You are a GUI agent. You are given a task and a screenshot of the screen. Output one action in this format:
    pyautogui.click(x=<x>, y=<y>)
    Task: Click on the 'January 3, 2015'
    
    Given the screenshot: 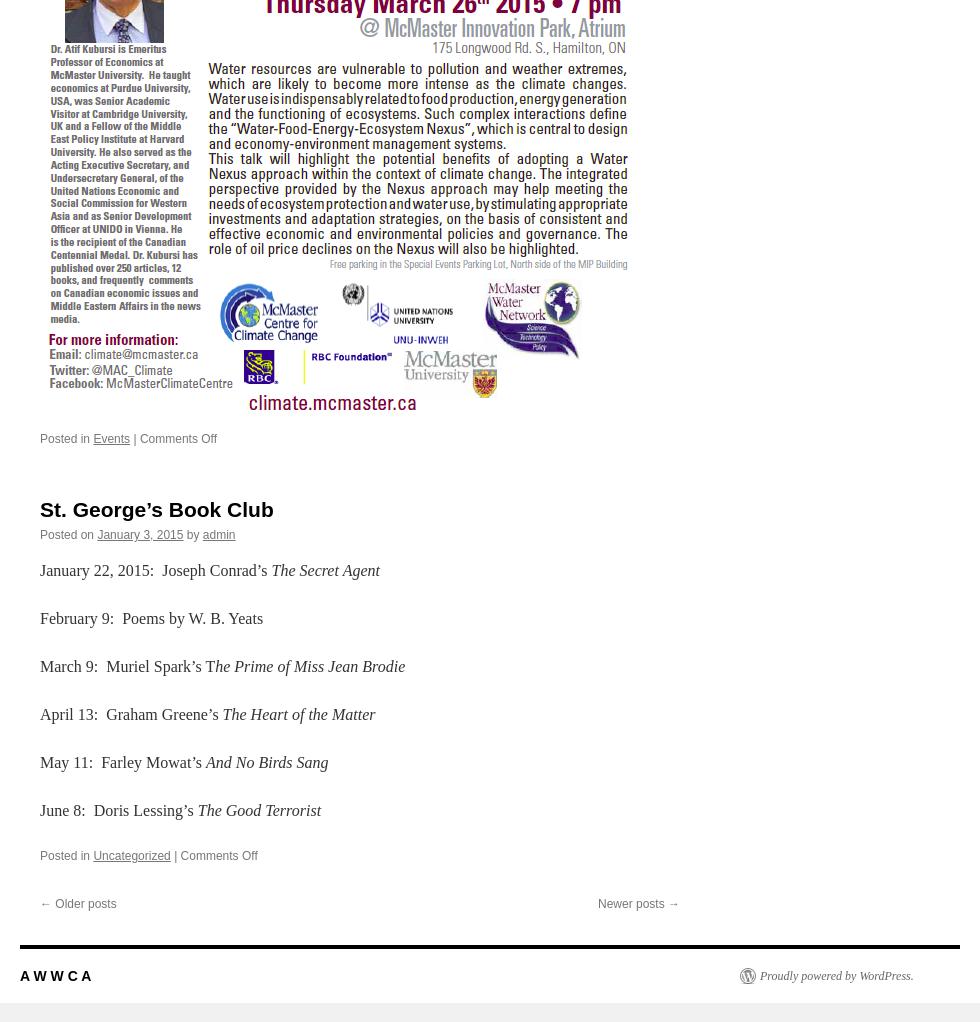 What is the action you would take?
    pyautogui.click(x=140, y=532)
    